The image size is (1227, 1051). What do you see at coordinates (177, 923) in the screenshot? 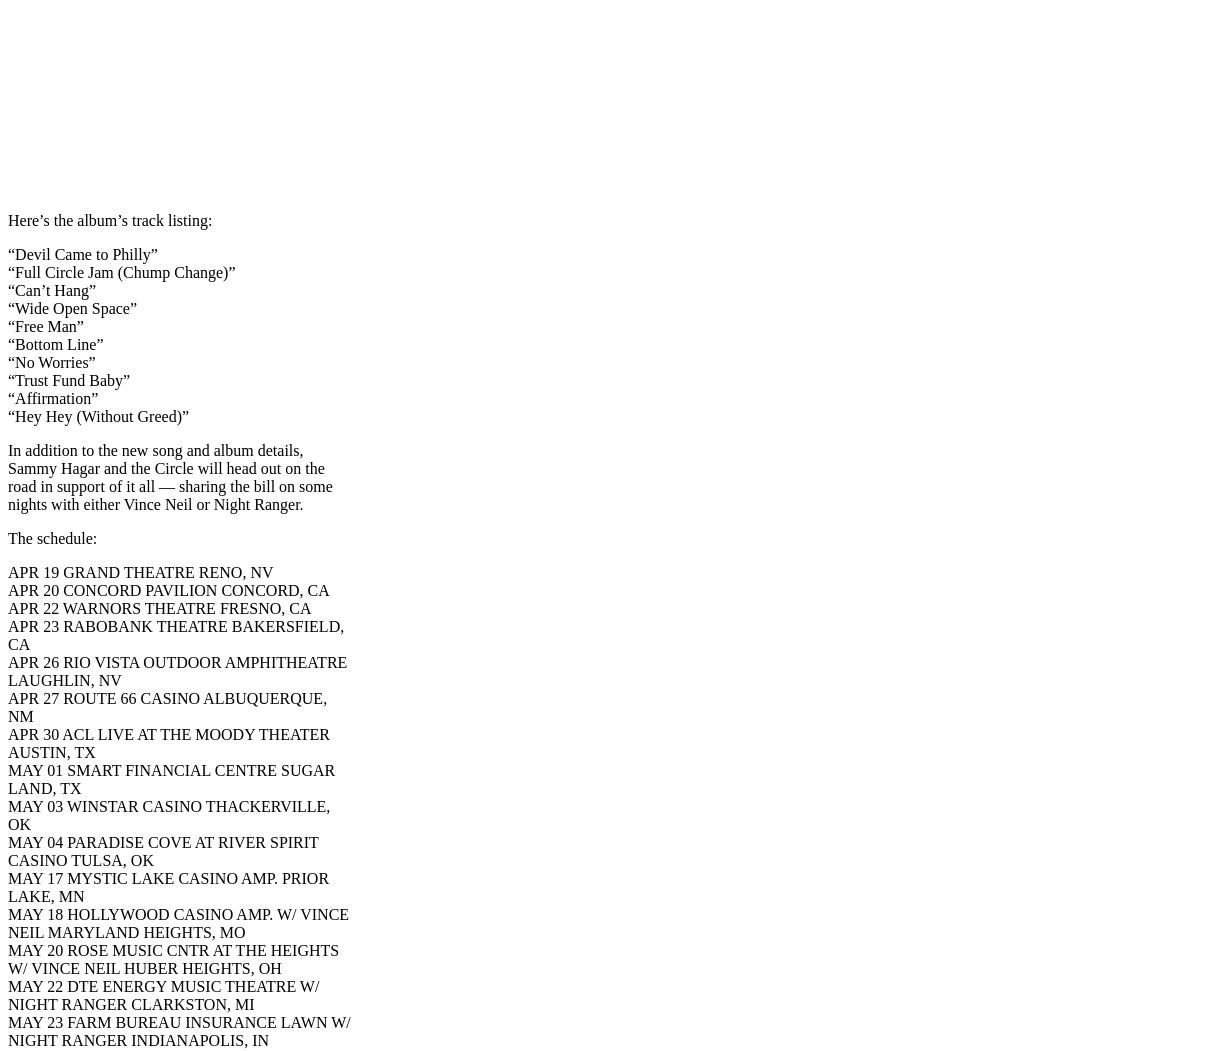
I see `'MAY 18 HOLLYWOOD CASINO AMP. W/ VINCE NEIL MARYLAND HEIGHTS, MO'` at bounding box center [177, 923].